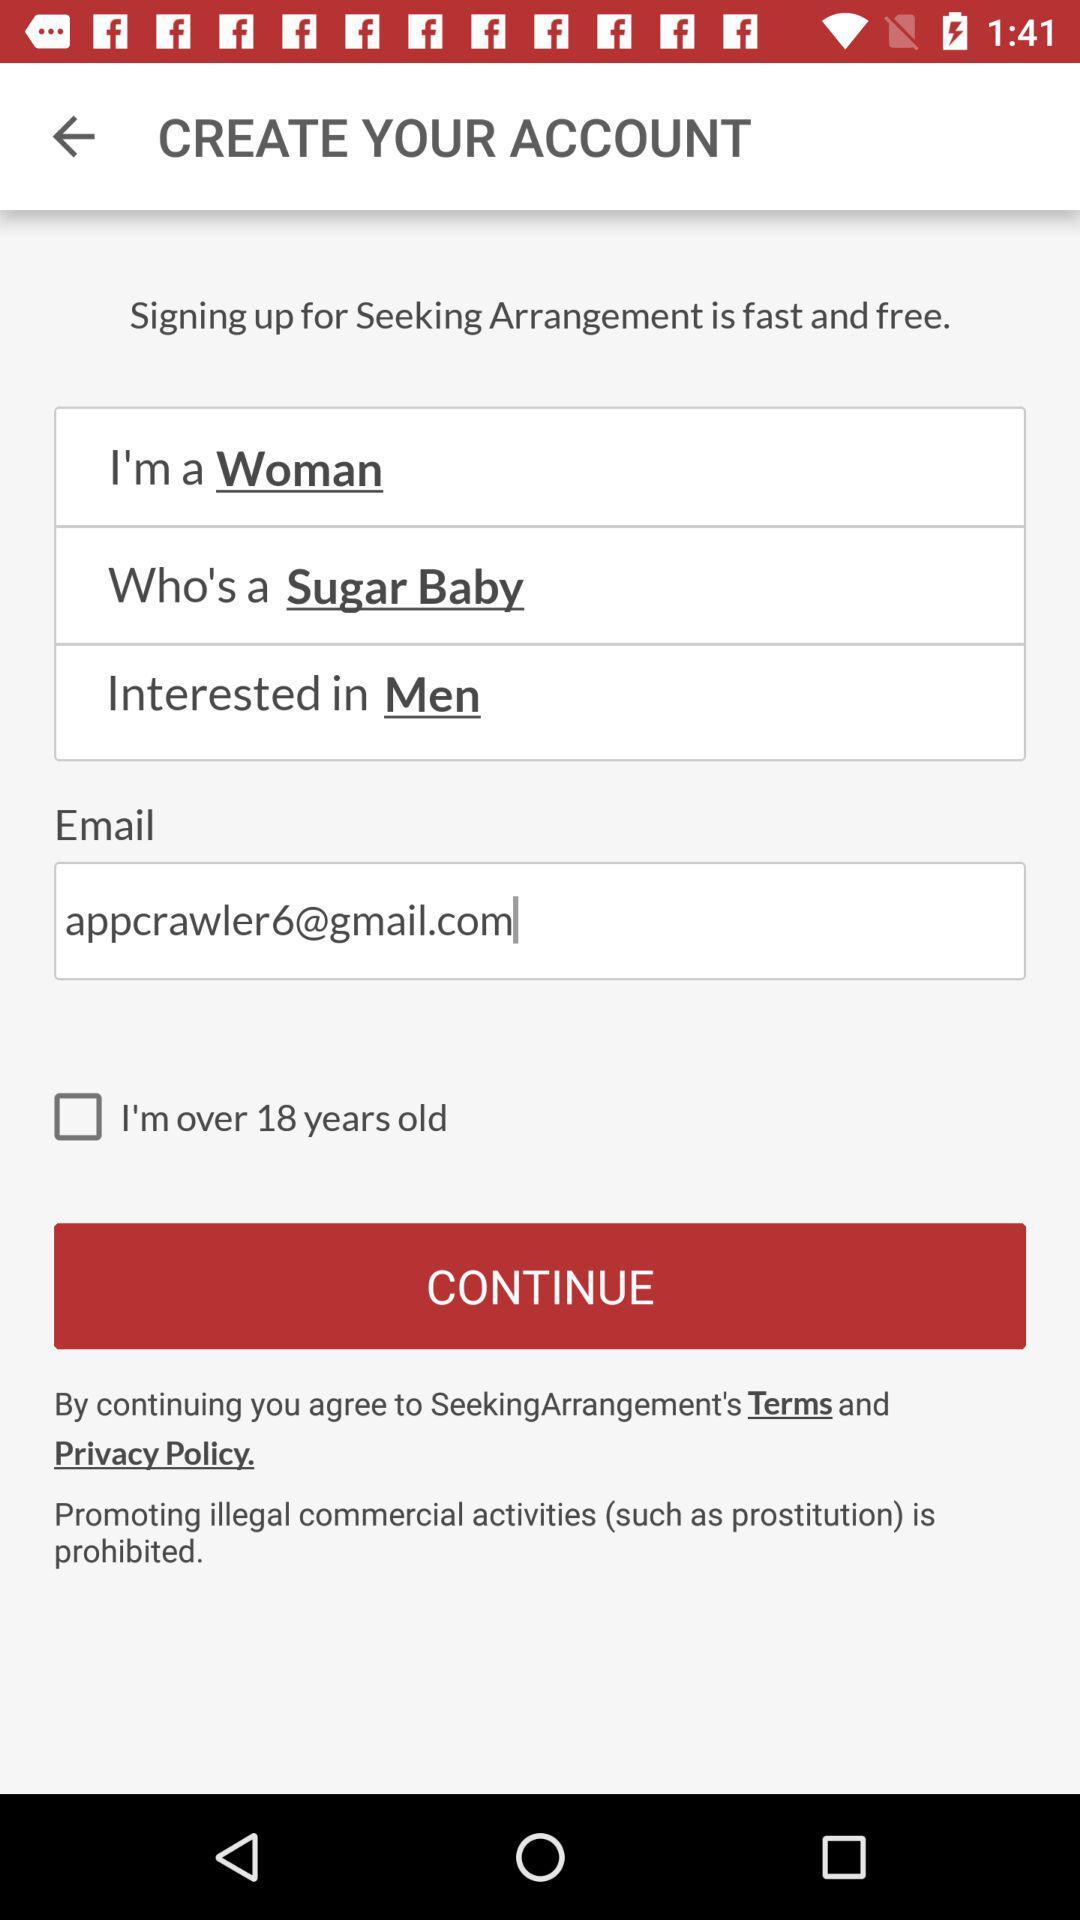 The image size is (1080, 1920). What do you see at coordinates (540, 1286) in the screenshot?
I see `item above by continuing you item` at bounding box center [540, 1286].